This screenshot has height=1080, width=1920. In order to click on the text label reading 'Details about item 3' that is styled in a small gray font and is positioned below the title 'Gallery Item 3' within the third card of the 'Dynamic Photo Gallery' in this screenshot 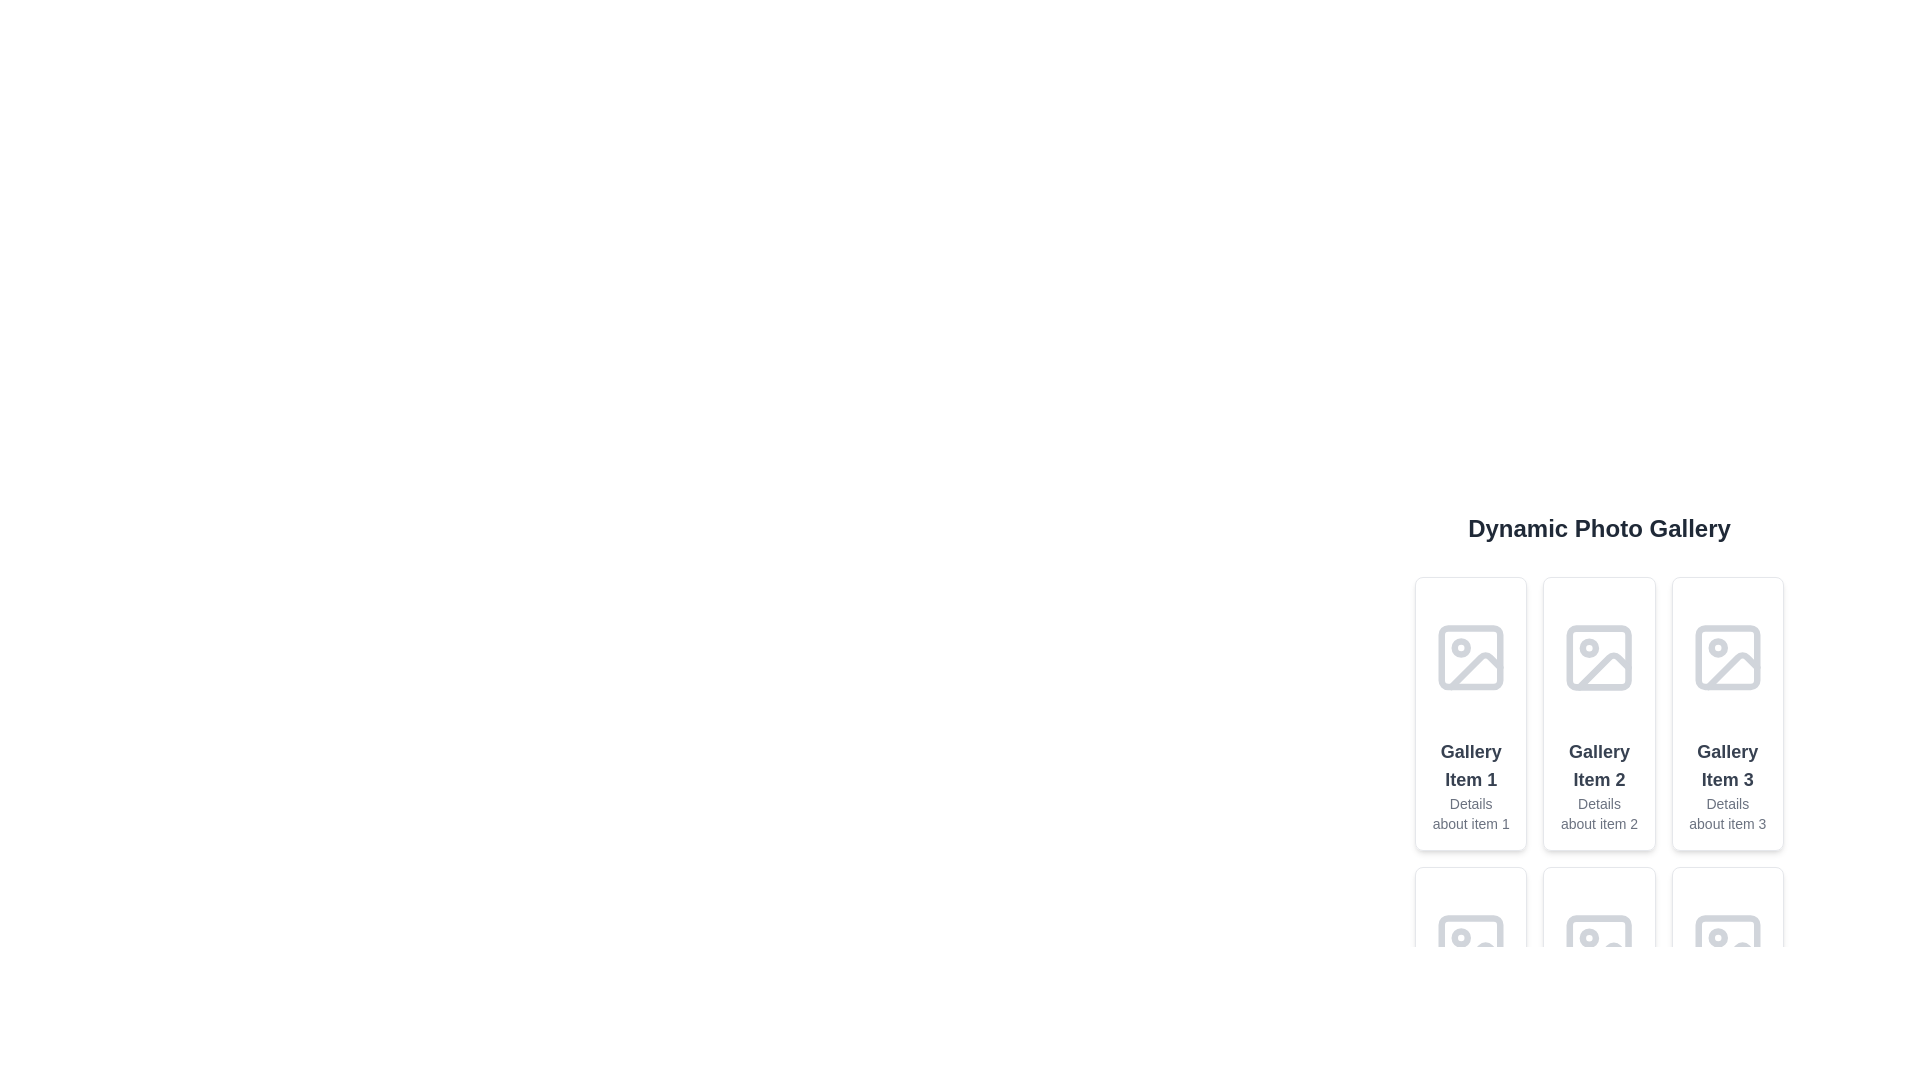, I will do `click(1726, 813)`.